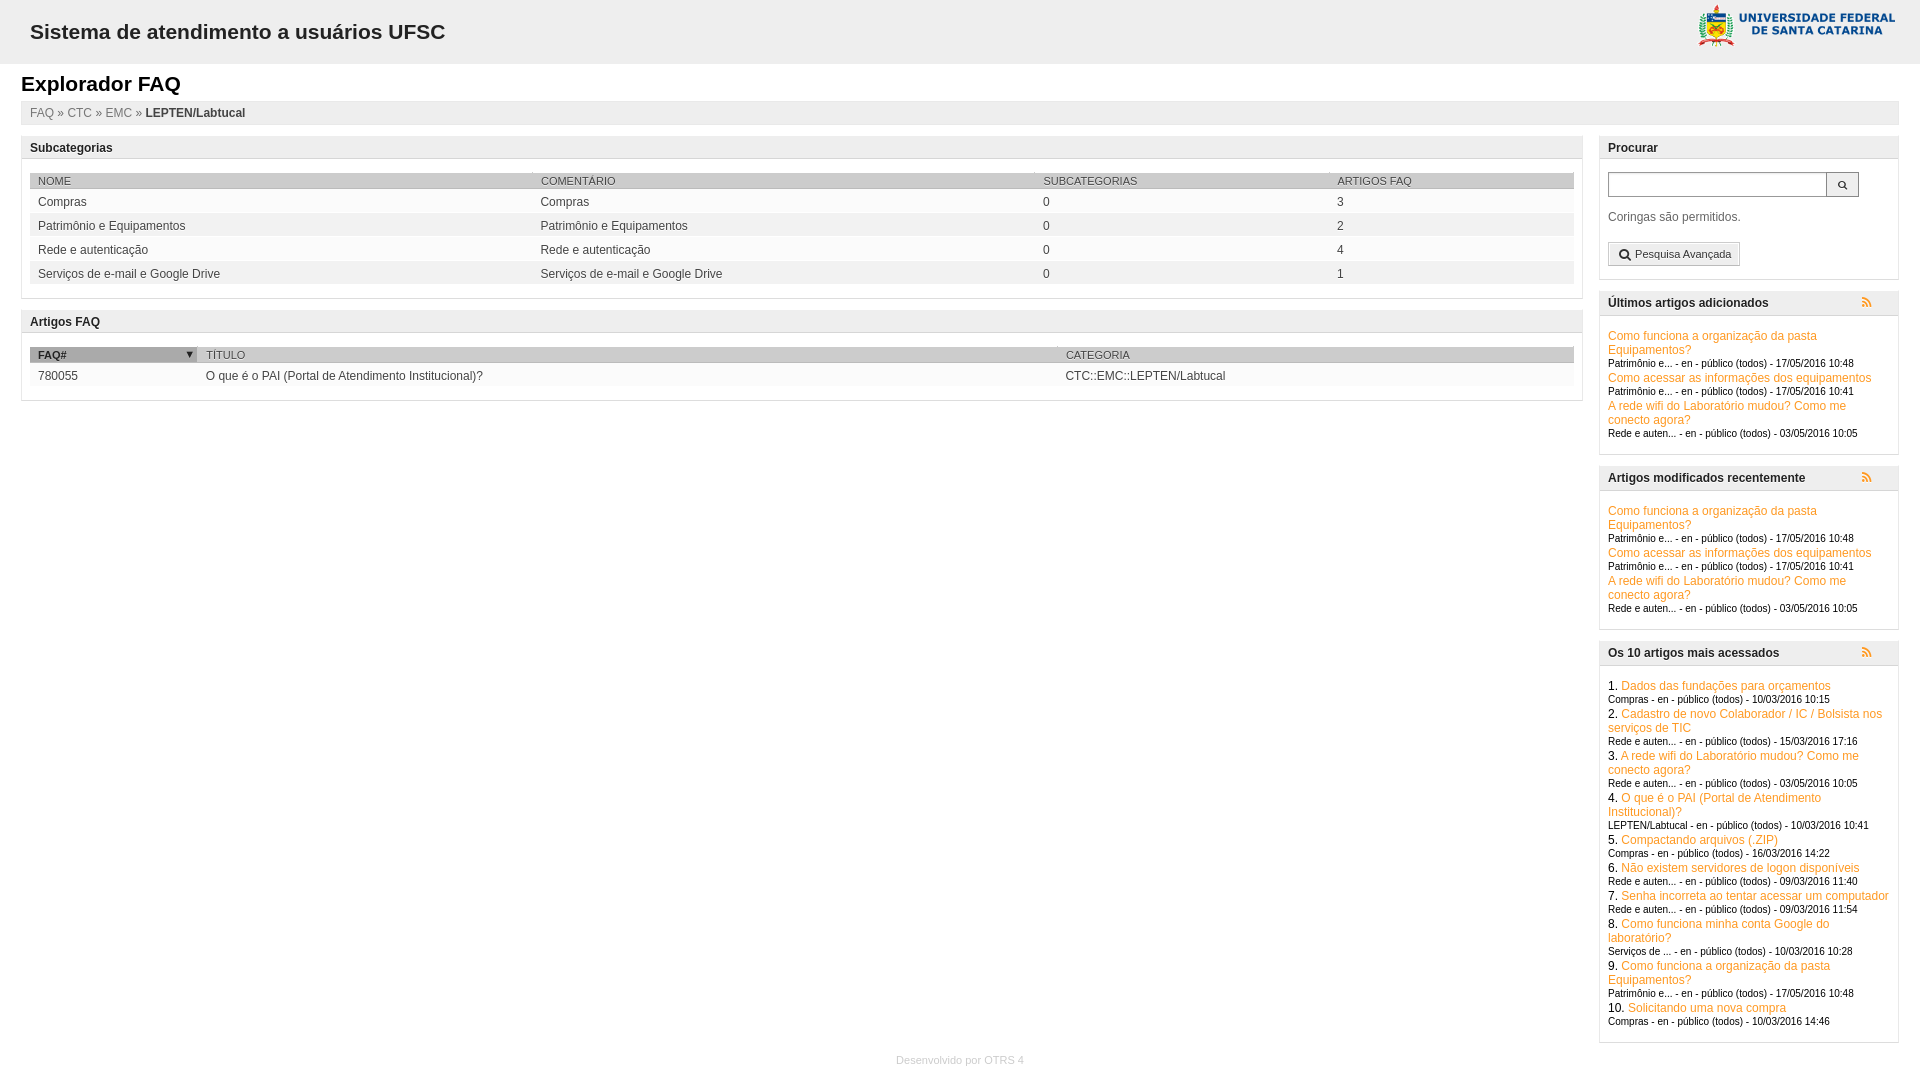  Describe the element at coordinates (112, 353) in the screenshot. I see `'FAQ#'` at that location.